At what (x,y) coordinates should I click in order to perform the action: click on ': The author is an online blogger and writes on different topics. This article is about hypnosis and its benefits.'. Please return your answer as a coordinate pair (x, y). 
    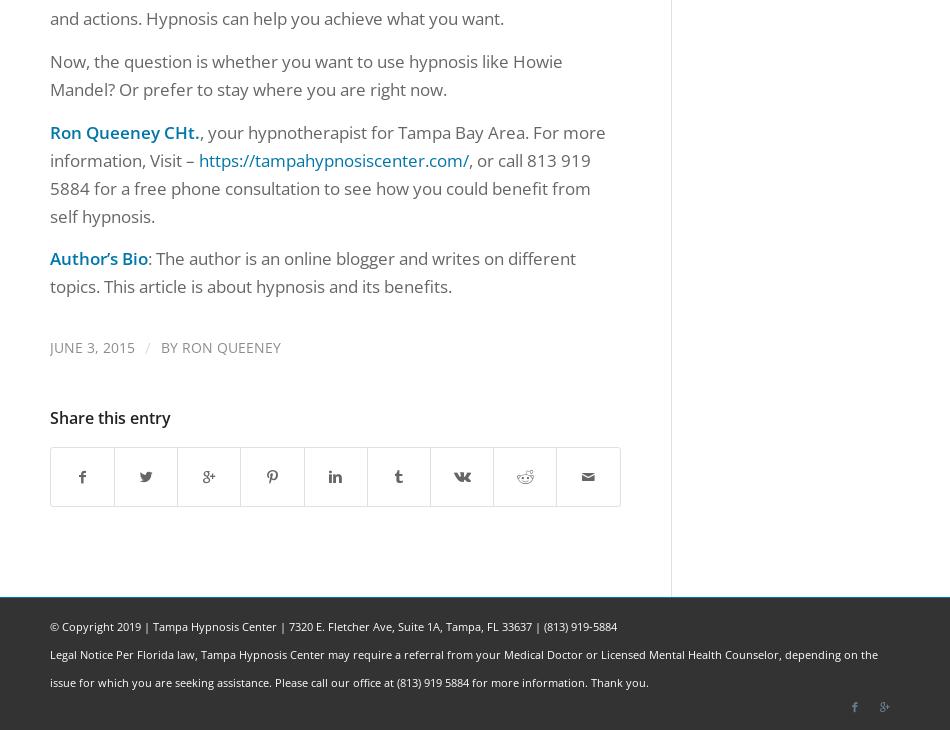
    Looking at the image, I should click on (312, 272).